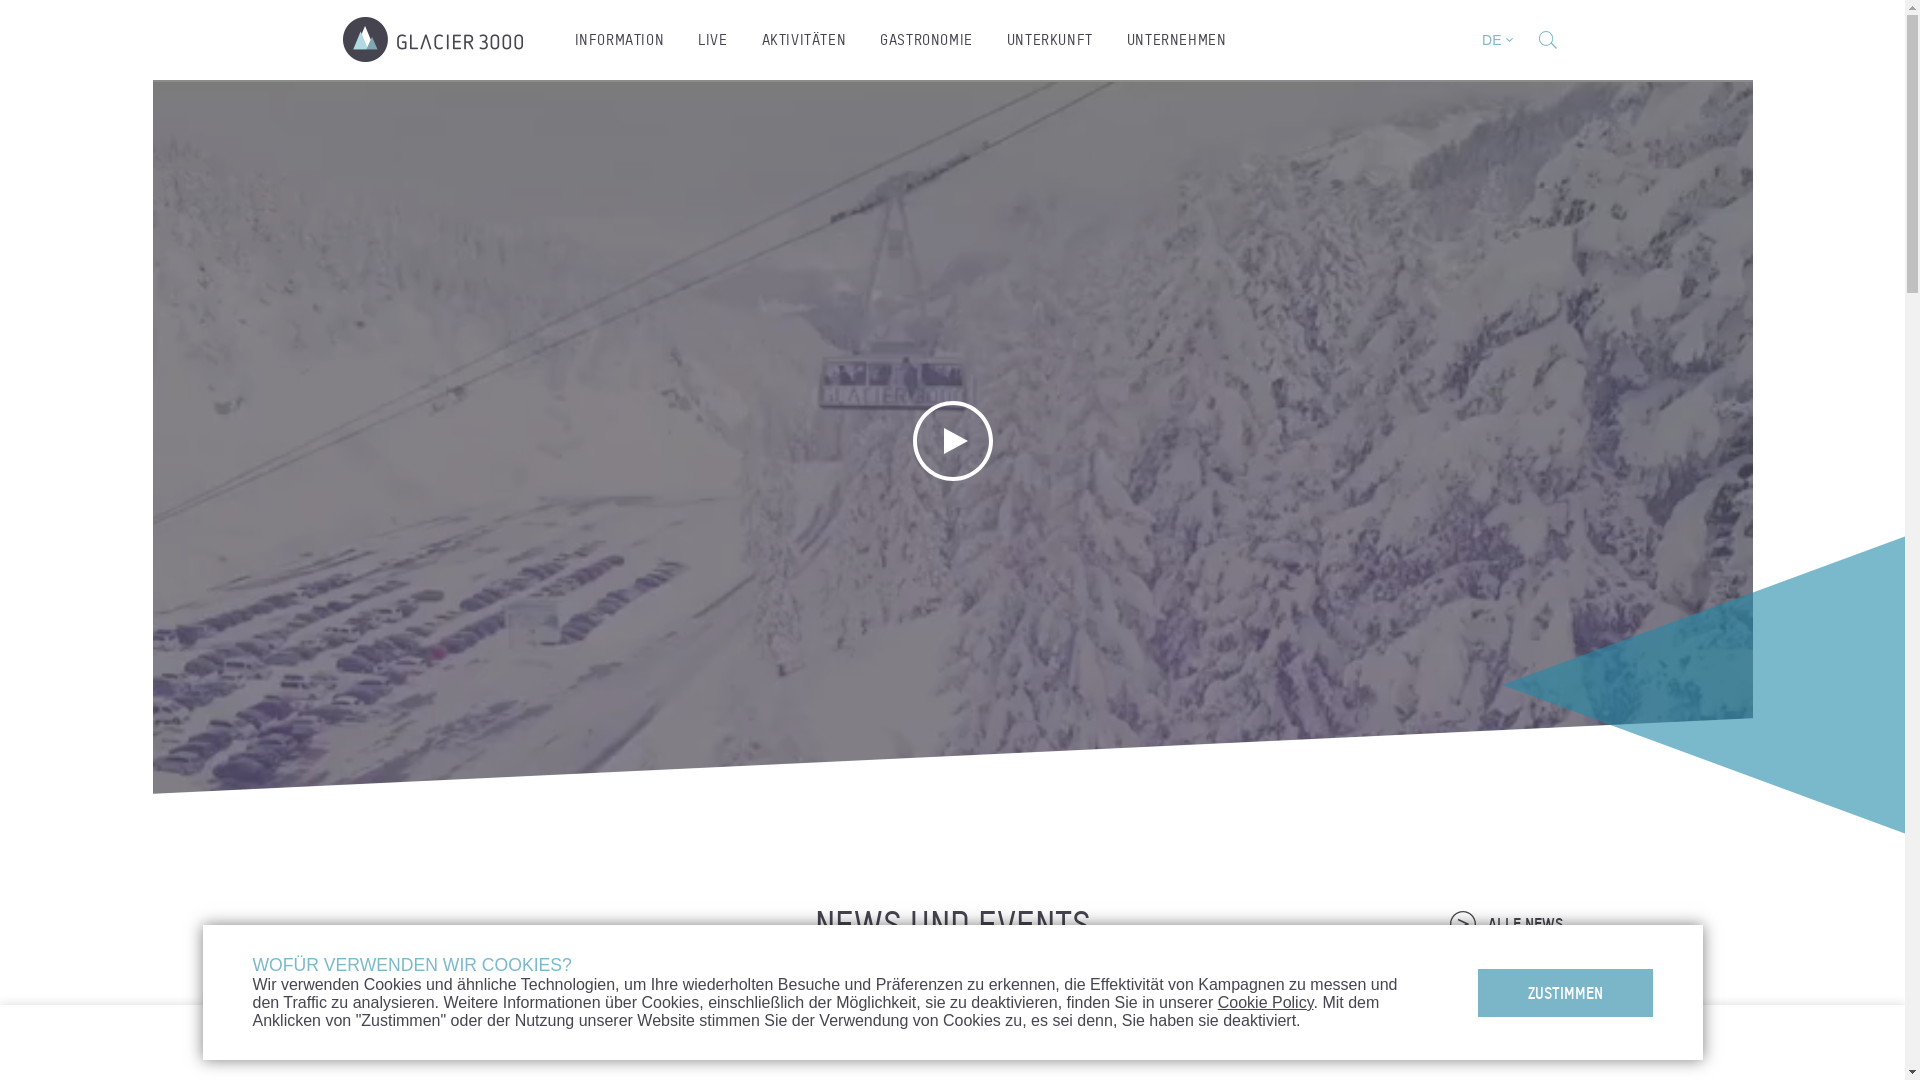 This screenshot has width=1920, height=1080. Describe the element at coordinates (1265, 1002) in the screenshot. I see `'Cookie Policy'` at that location.